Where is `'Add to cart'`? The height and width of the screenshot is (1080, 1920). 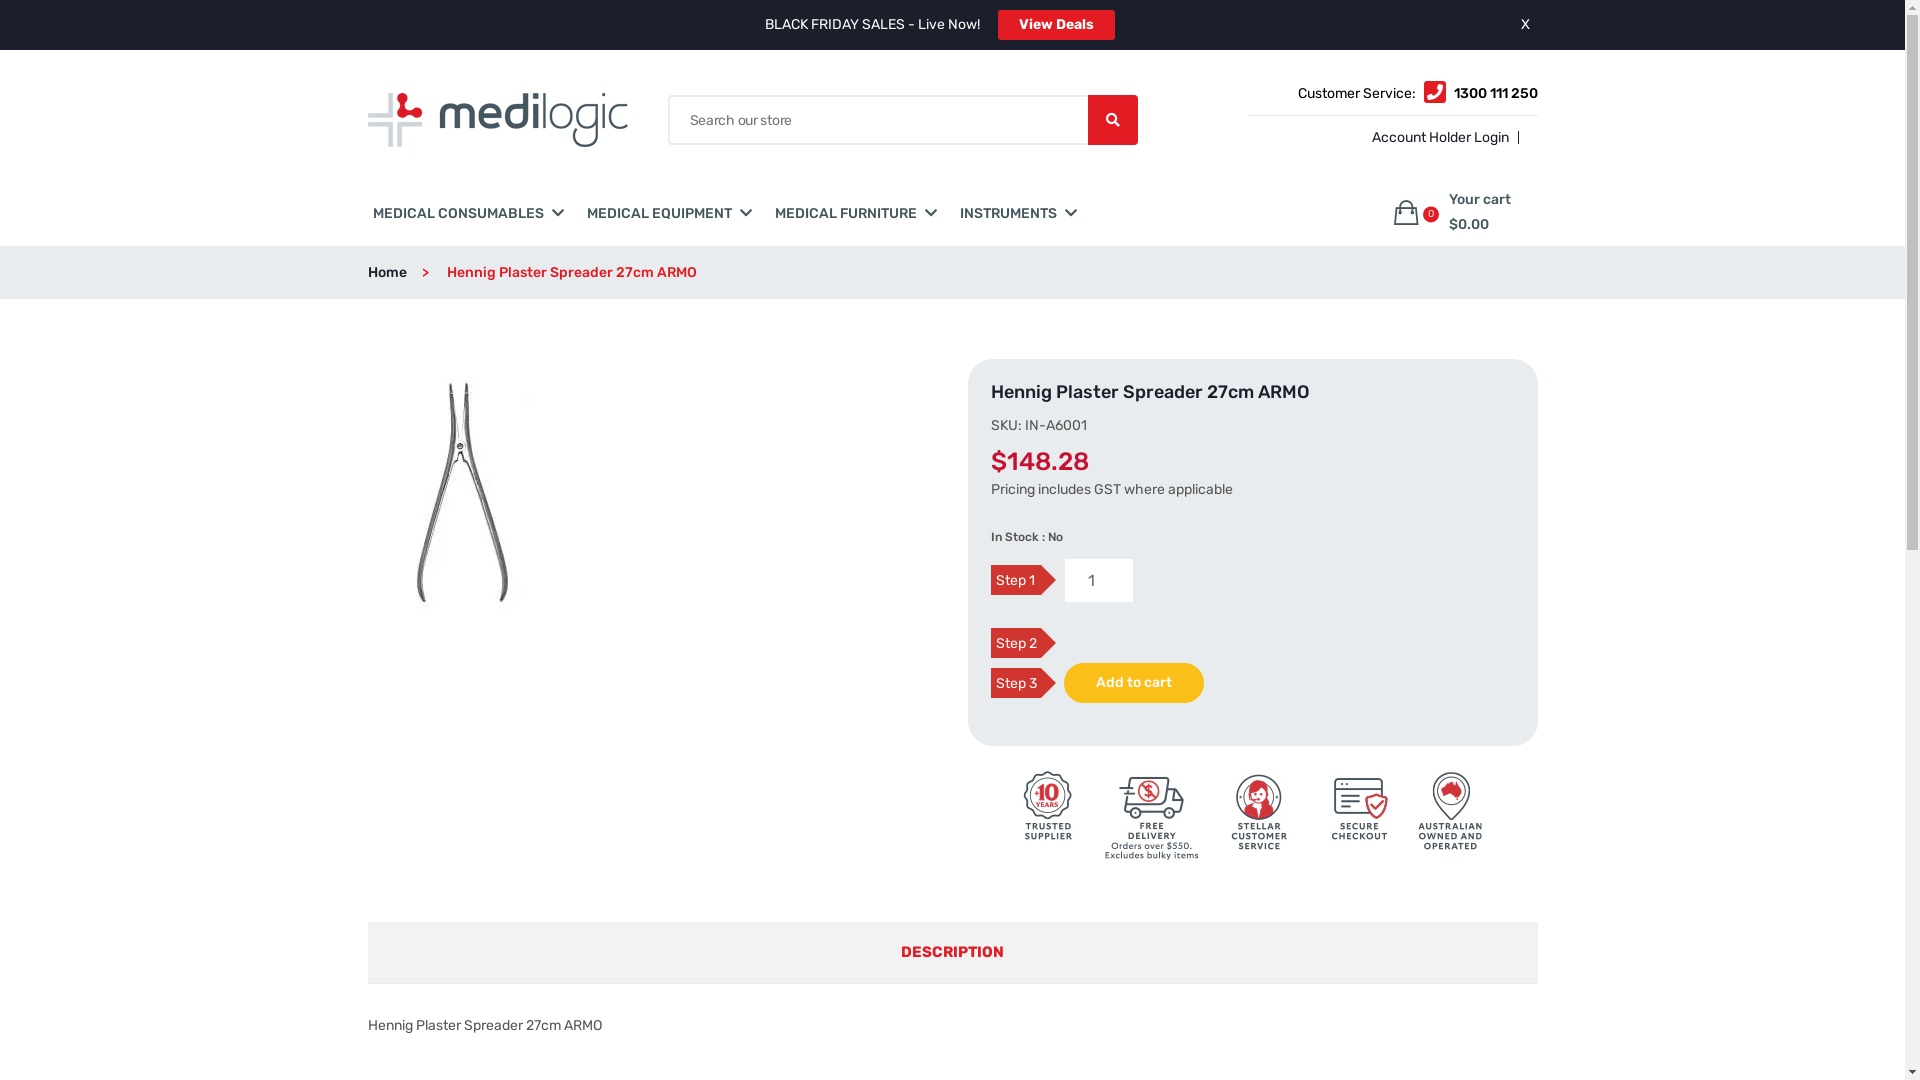
'Add to cart' is located at coordinates (1063, 681).